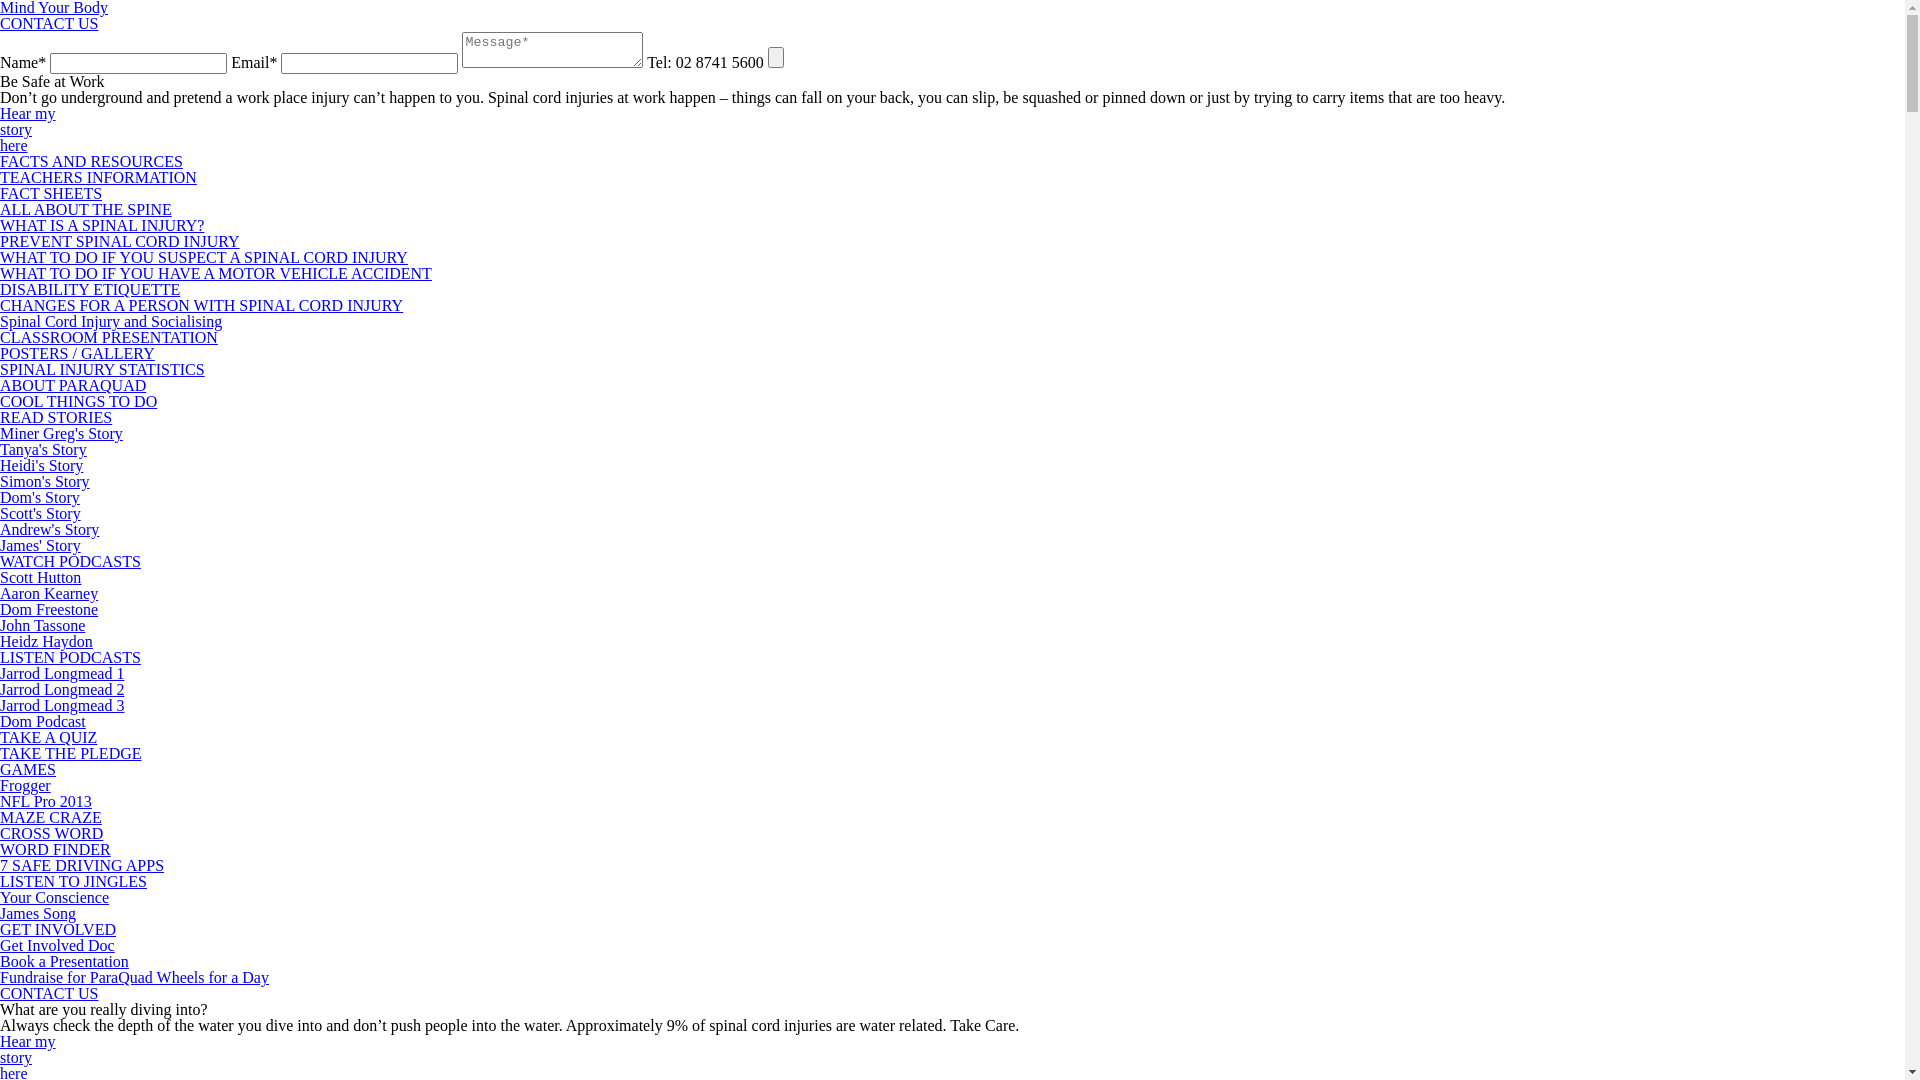 This screenshot has height=1080, width=1920. I want to click on 'SPINAL INJURY STATISTICS', so click(101, 369).